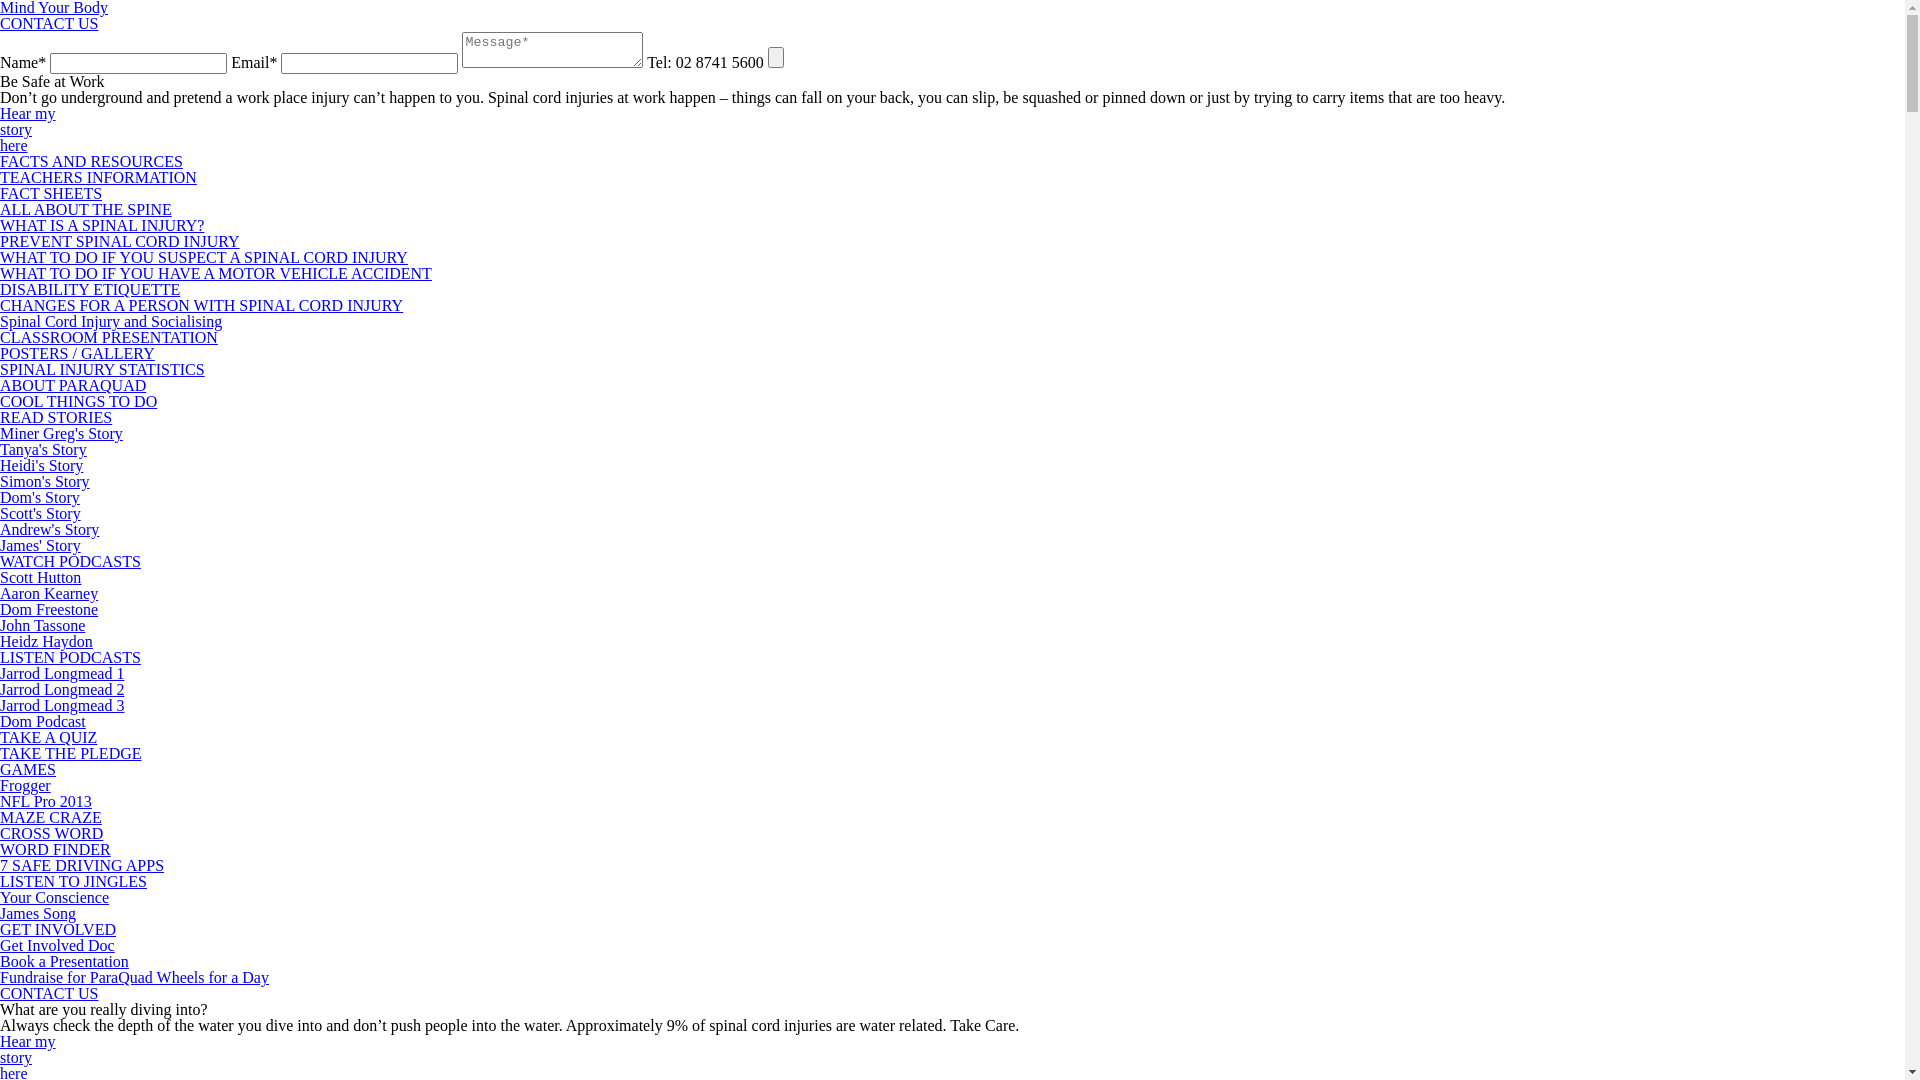 This screenshot has height=1080, width=1920. I want to click on 'SPINAL INJURY STATISTICS', so click(101, 369).